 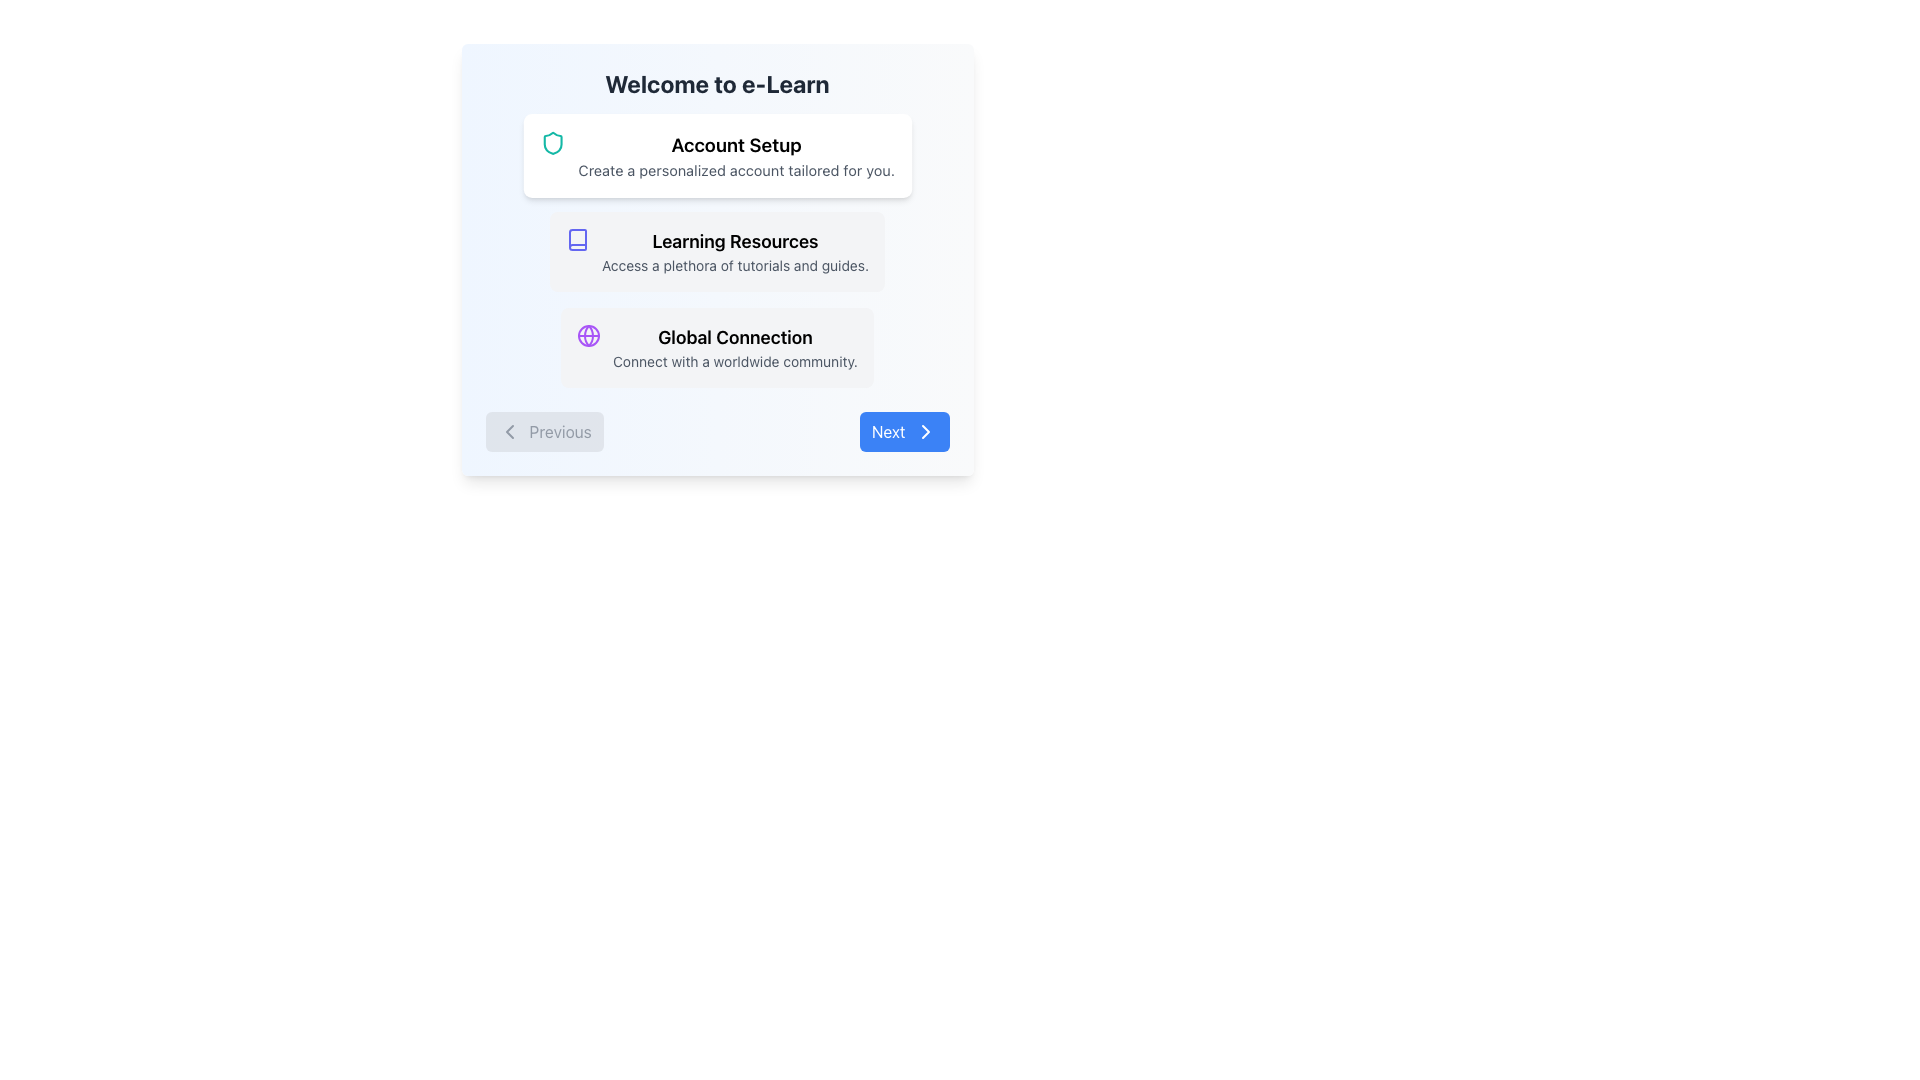 I want to click on the rightward point arrow icon within the 'Next' button at the bottom right of the panel, so click(x=924, y=431).